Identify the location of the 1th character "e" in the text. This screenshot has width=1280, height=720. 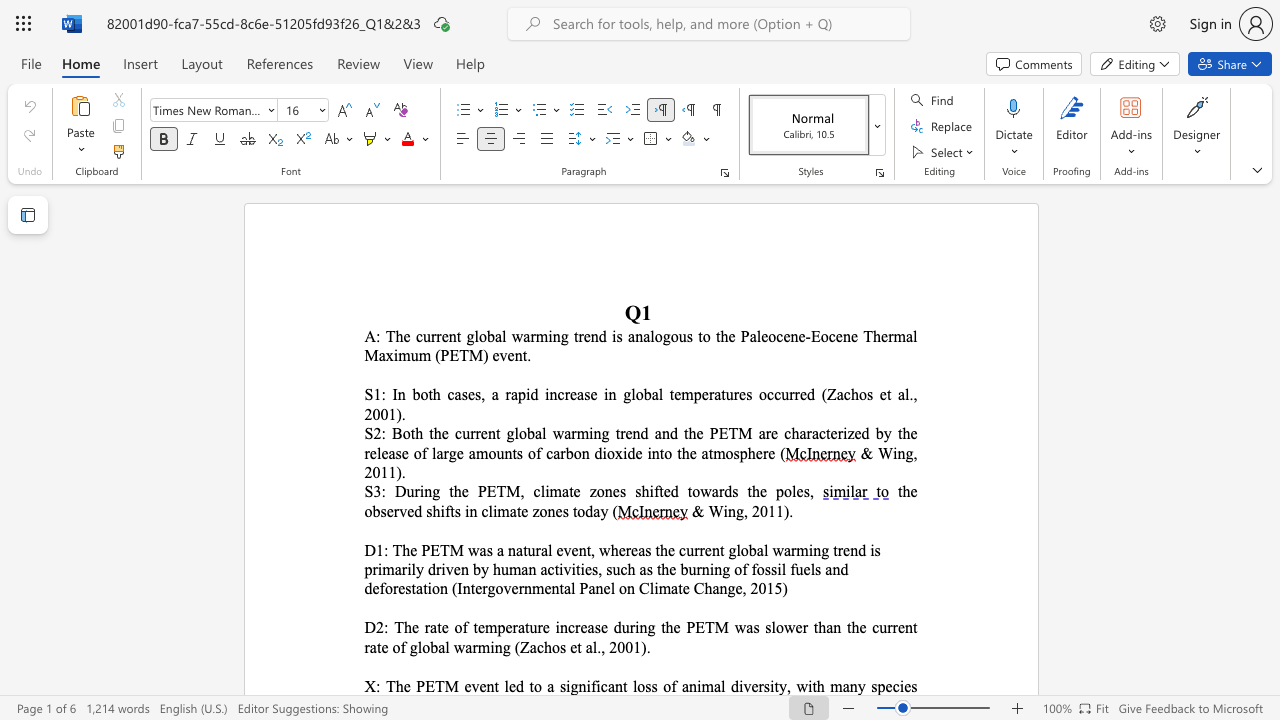
(459, 453).